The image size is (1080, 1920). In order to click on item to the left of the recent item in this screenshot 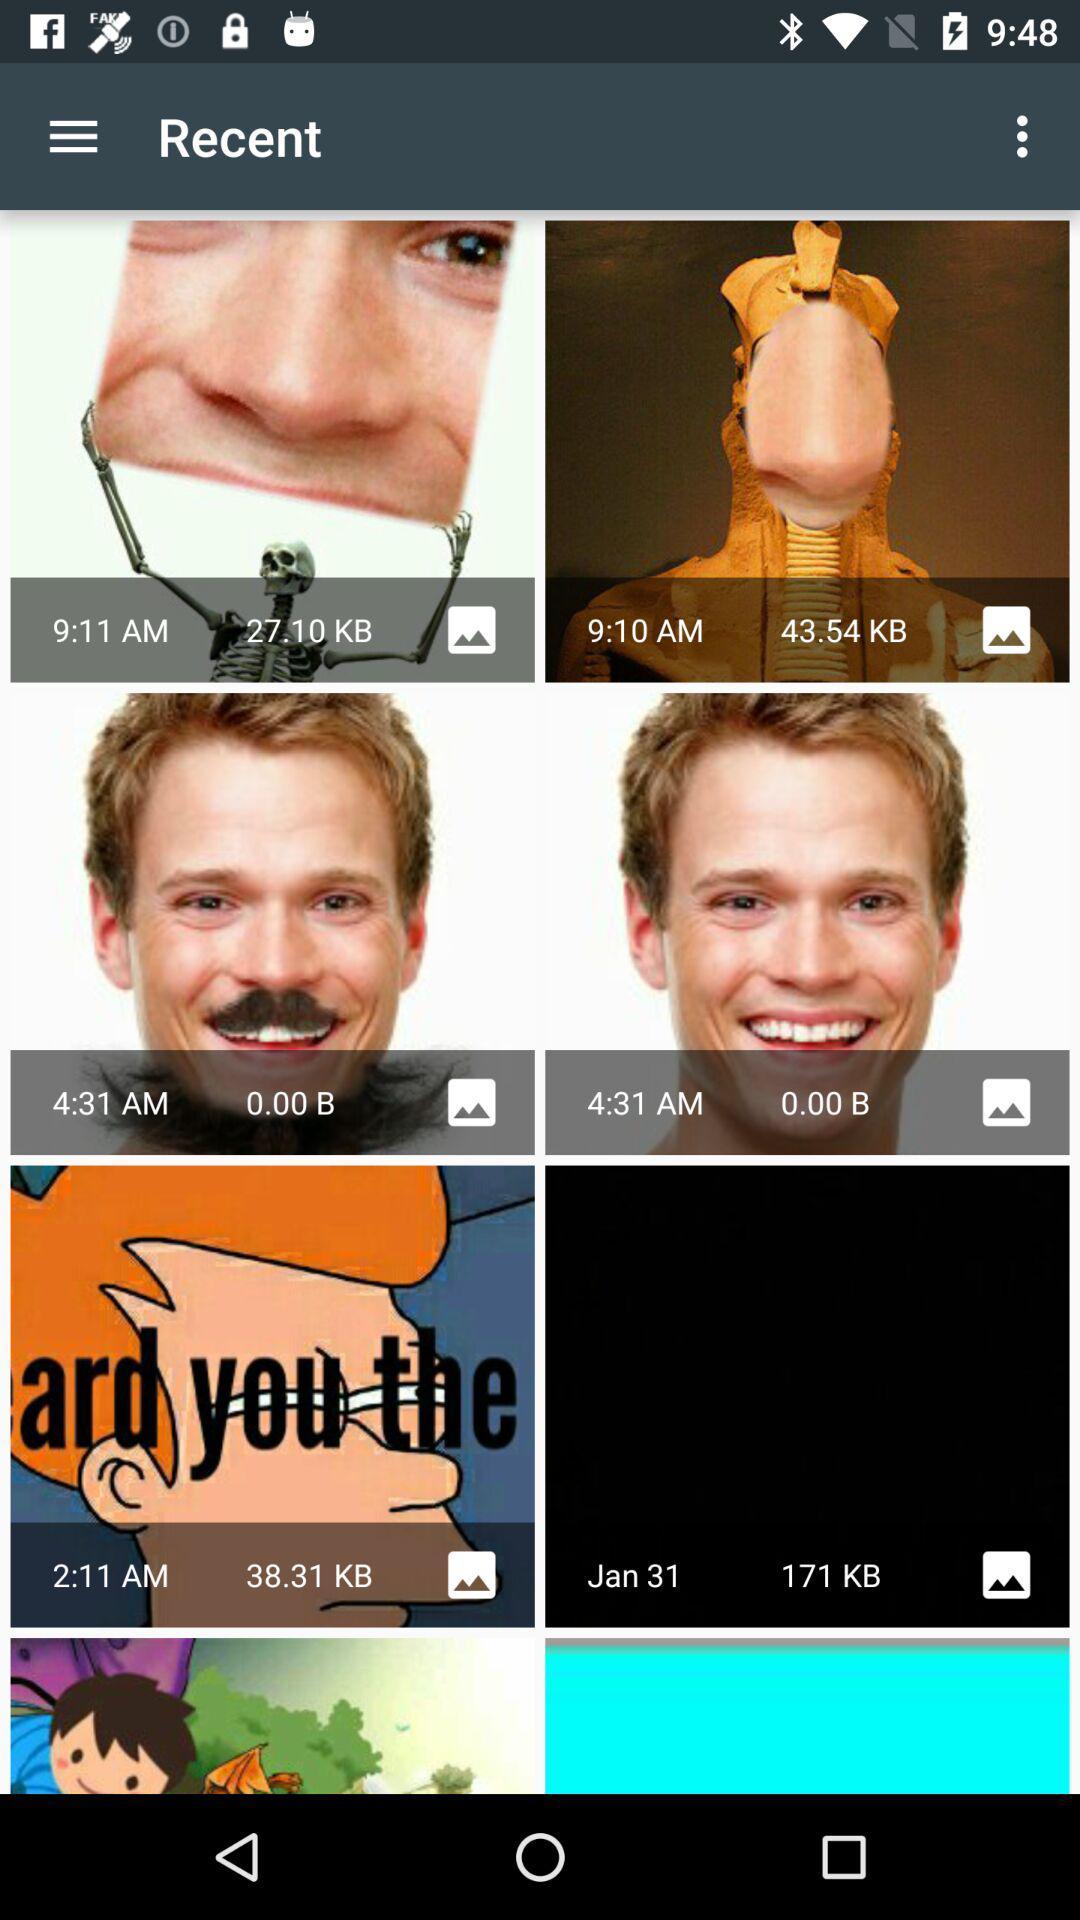, I will do `click(72, 135)`.